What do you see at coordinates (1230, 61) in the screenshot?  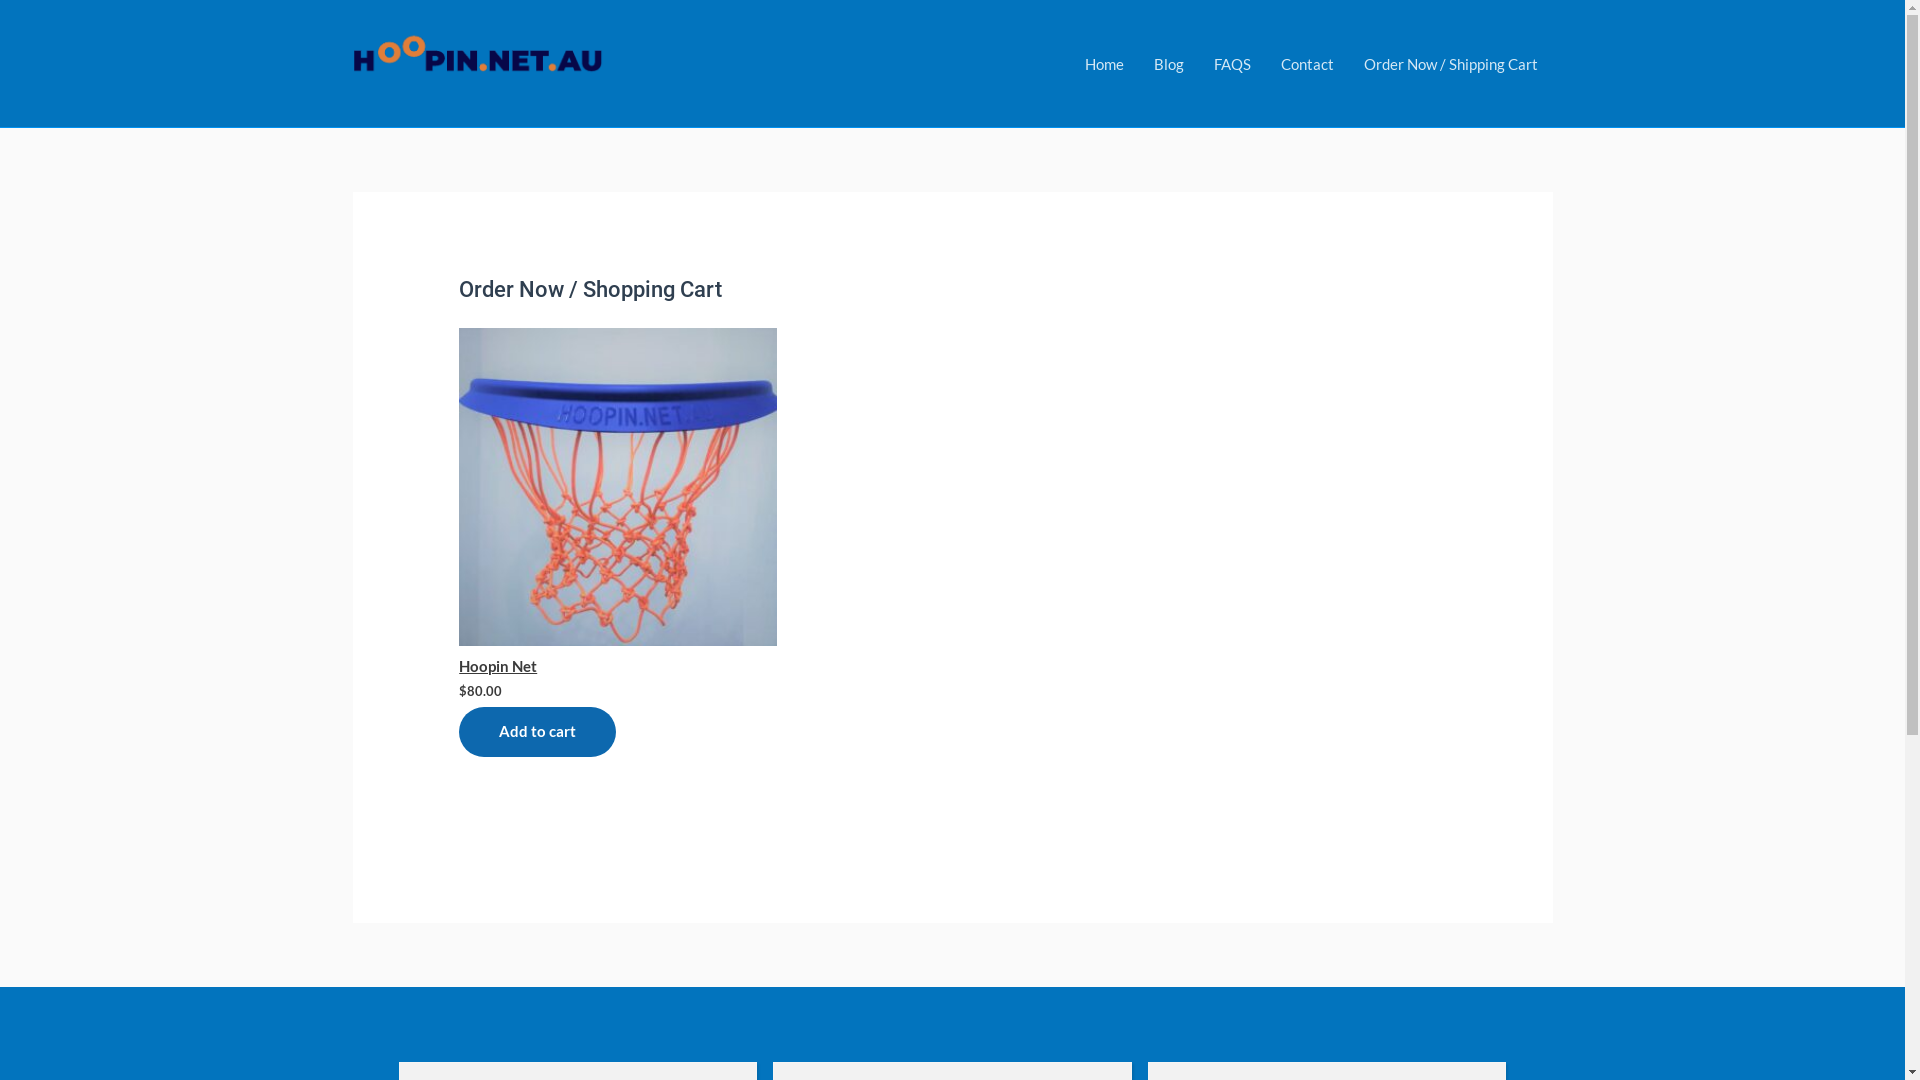 I see `'FAQS'` at bounding box center [1230, 61].